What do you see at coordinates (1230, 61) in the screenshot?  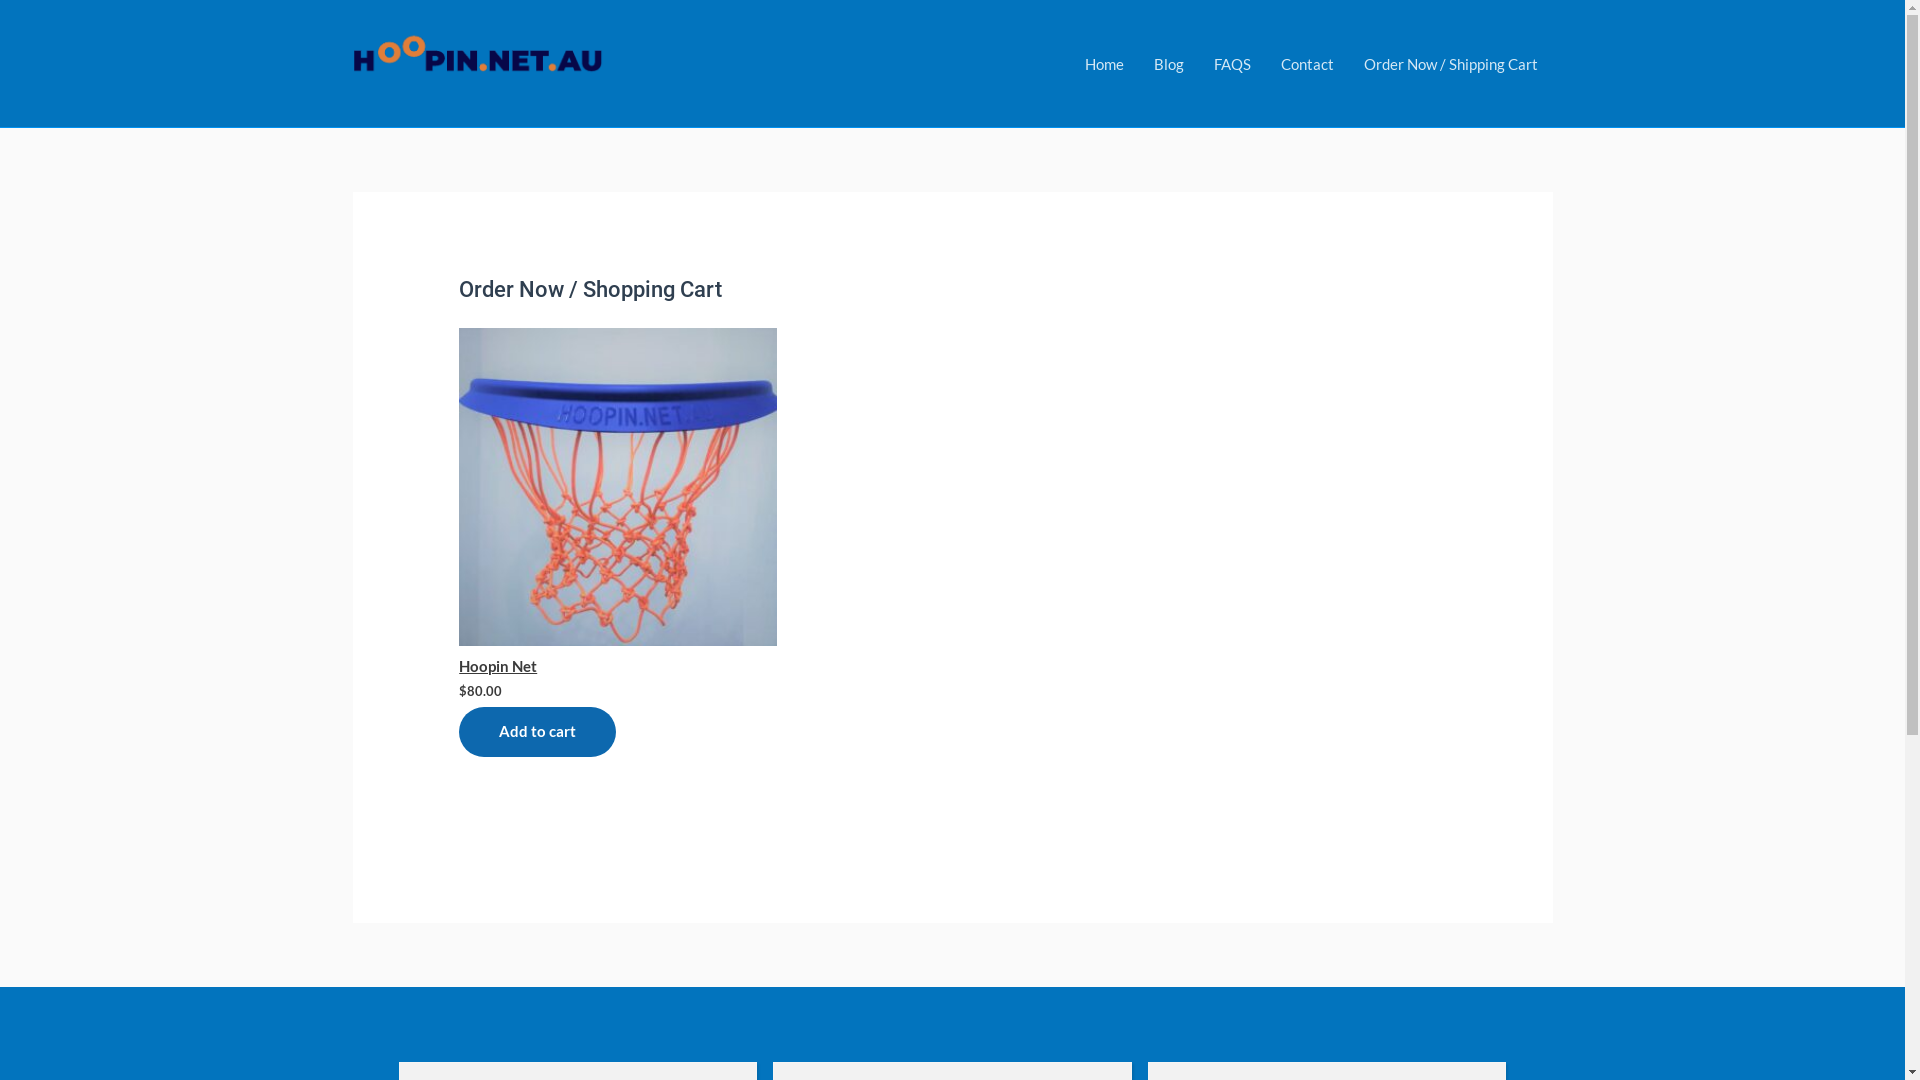 I see `'FAQS'` at bounding box center [1230, 61].